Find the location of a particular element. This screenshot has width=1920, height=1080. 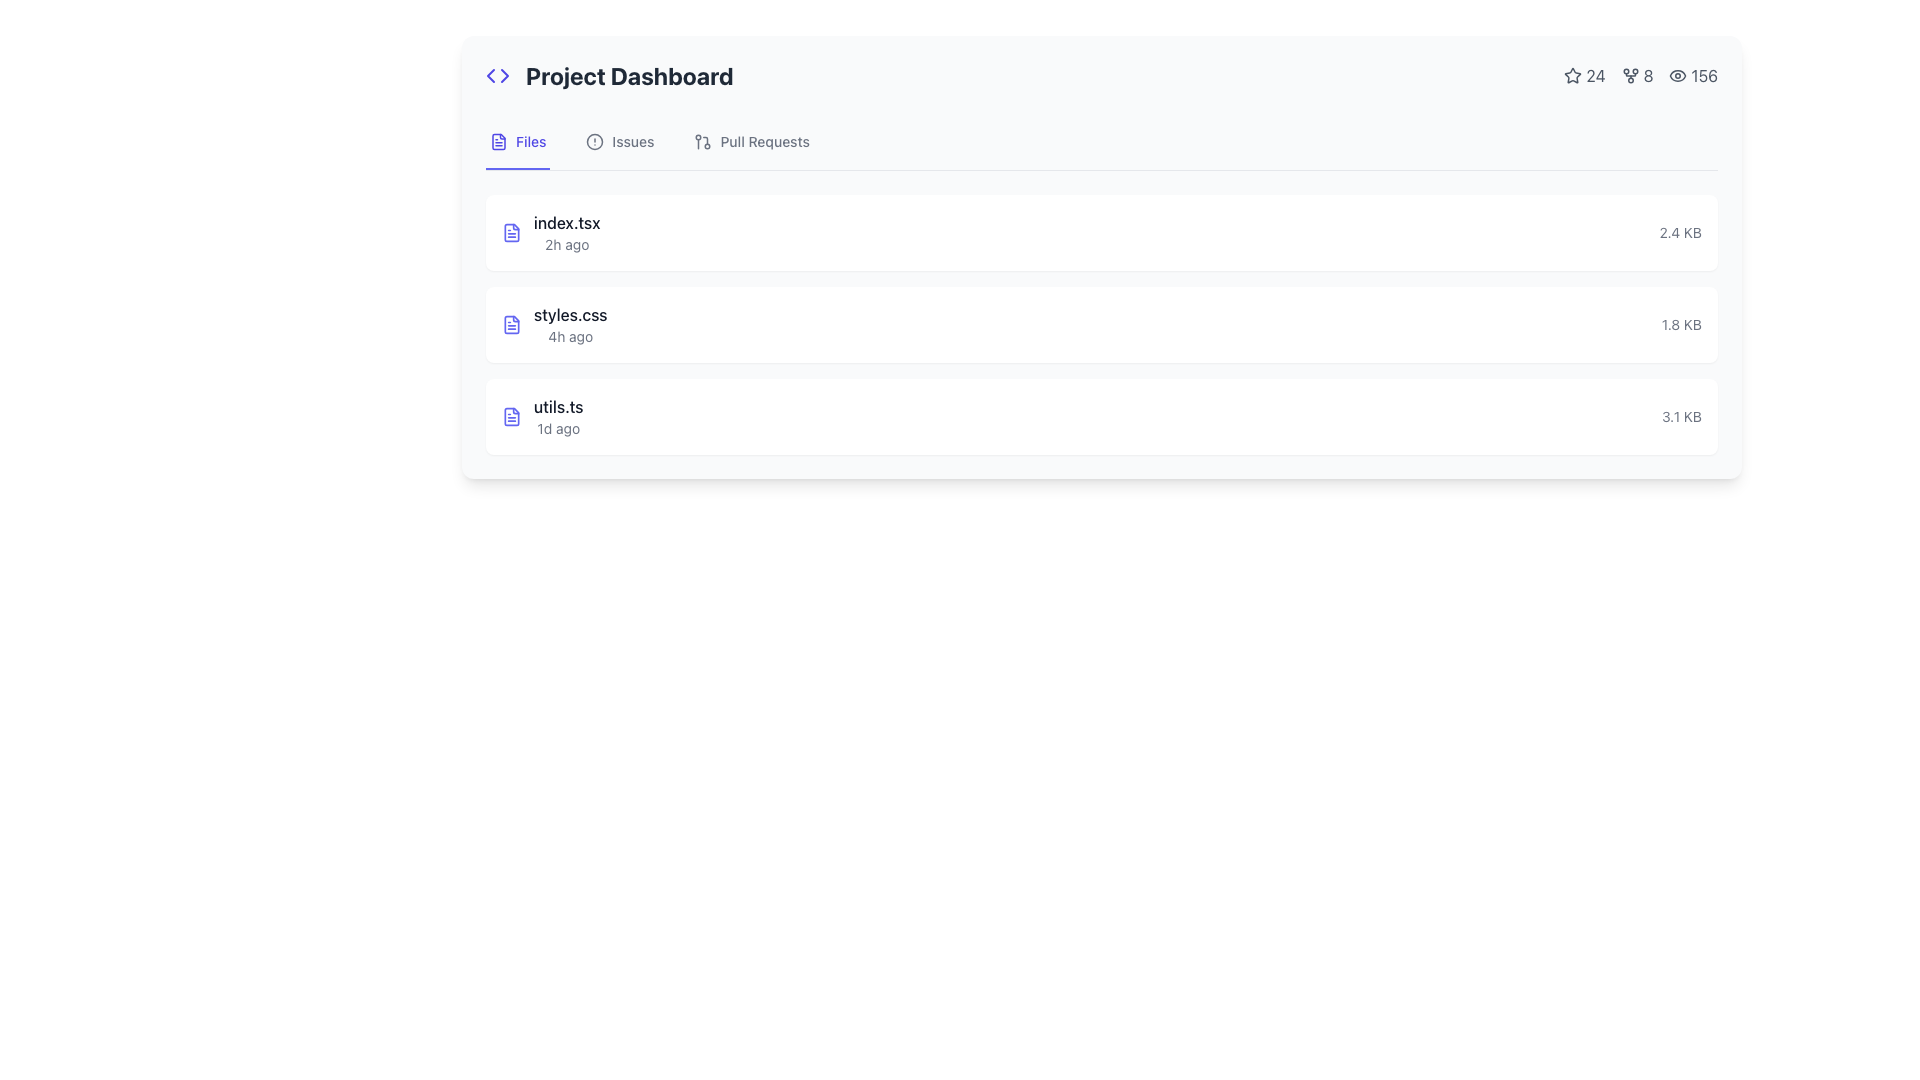

'Files' icon located to the left of the 'Files' text in the navigation tab at the top of the dashboard for styling is located at coordinates (499, 141).